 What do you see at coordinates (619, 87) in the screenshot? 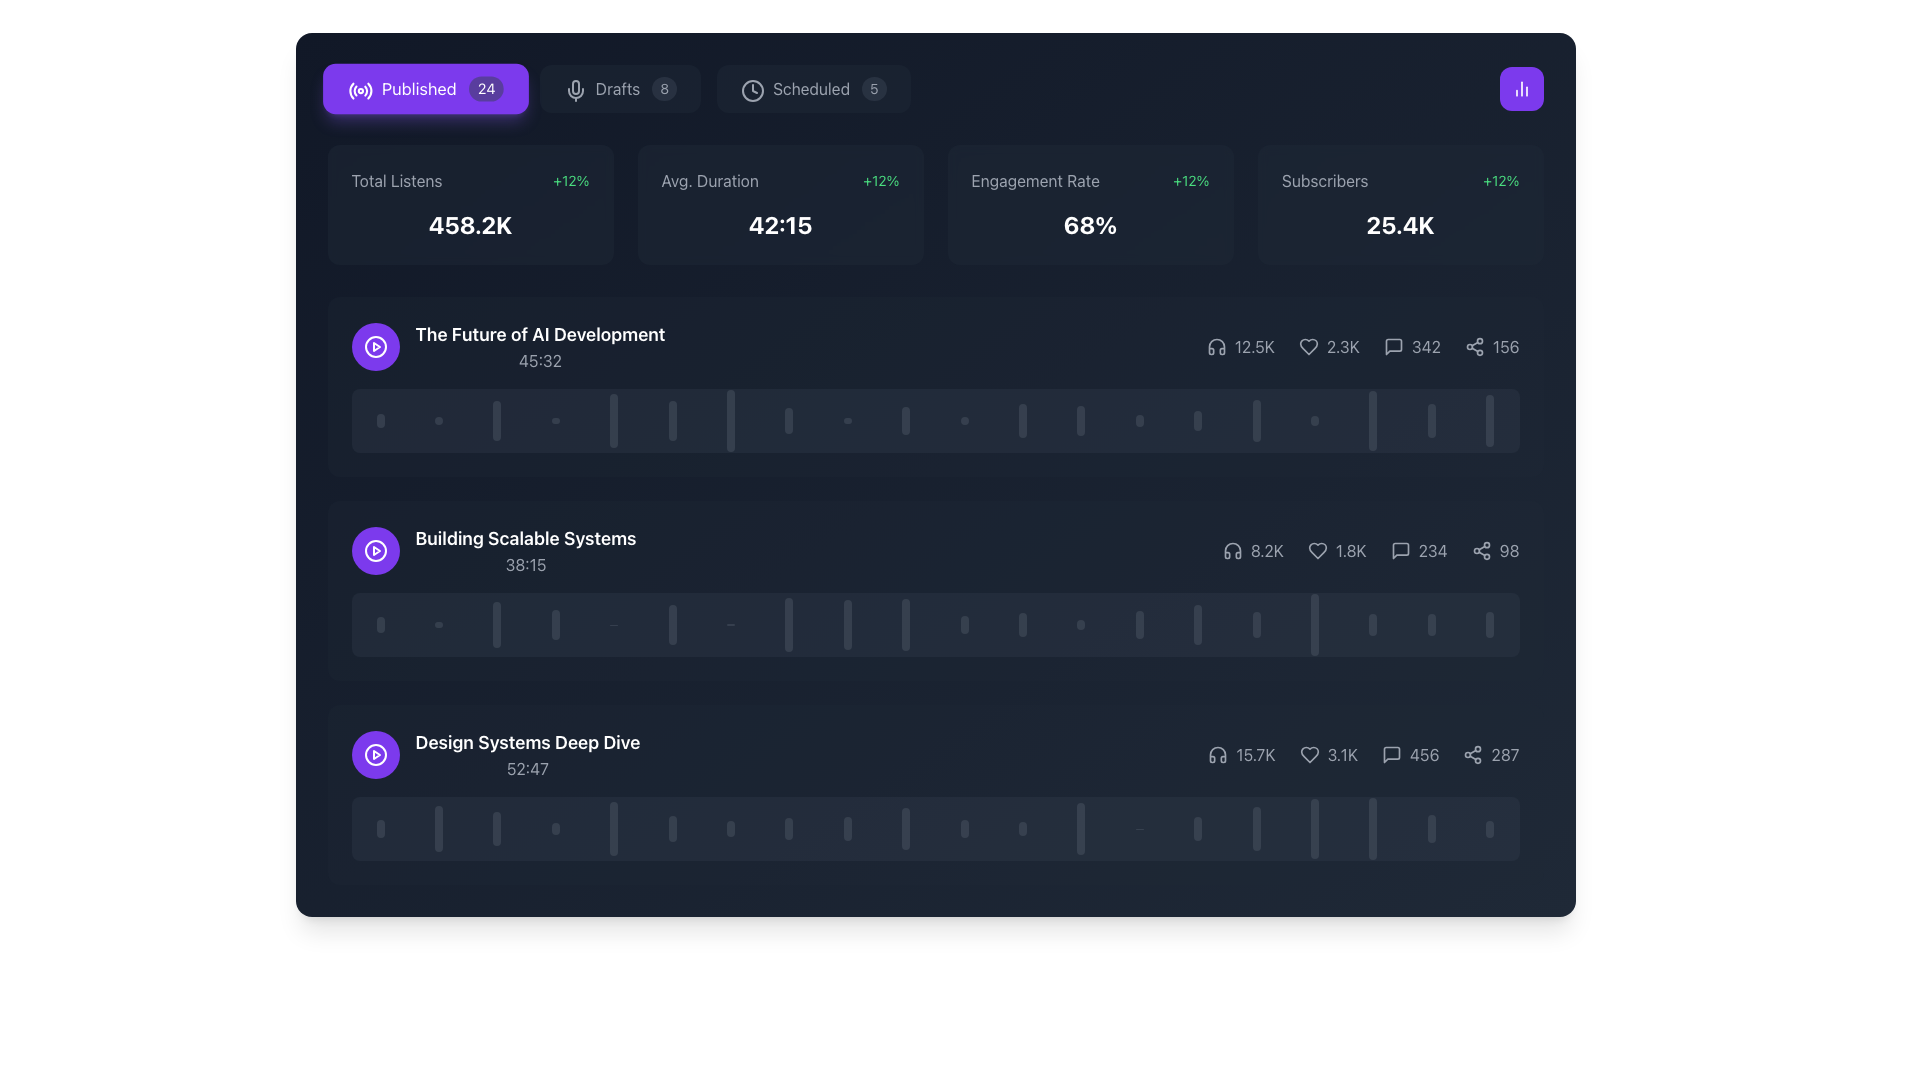
I see `the button featuring a microphone icon and the label 'Drafts' with the number '8' in a badge` at bounding box center [619, 87].